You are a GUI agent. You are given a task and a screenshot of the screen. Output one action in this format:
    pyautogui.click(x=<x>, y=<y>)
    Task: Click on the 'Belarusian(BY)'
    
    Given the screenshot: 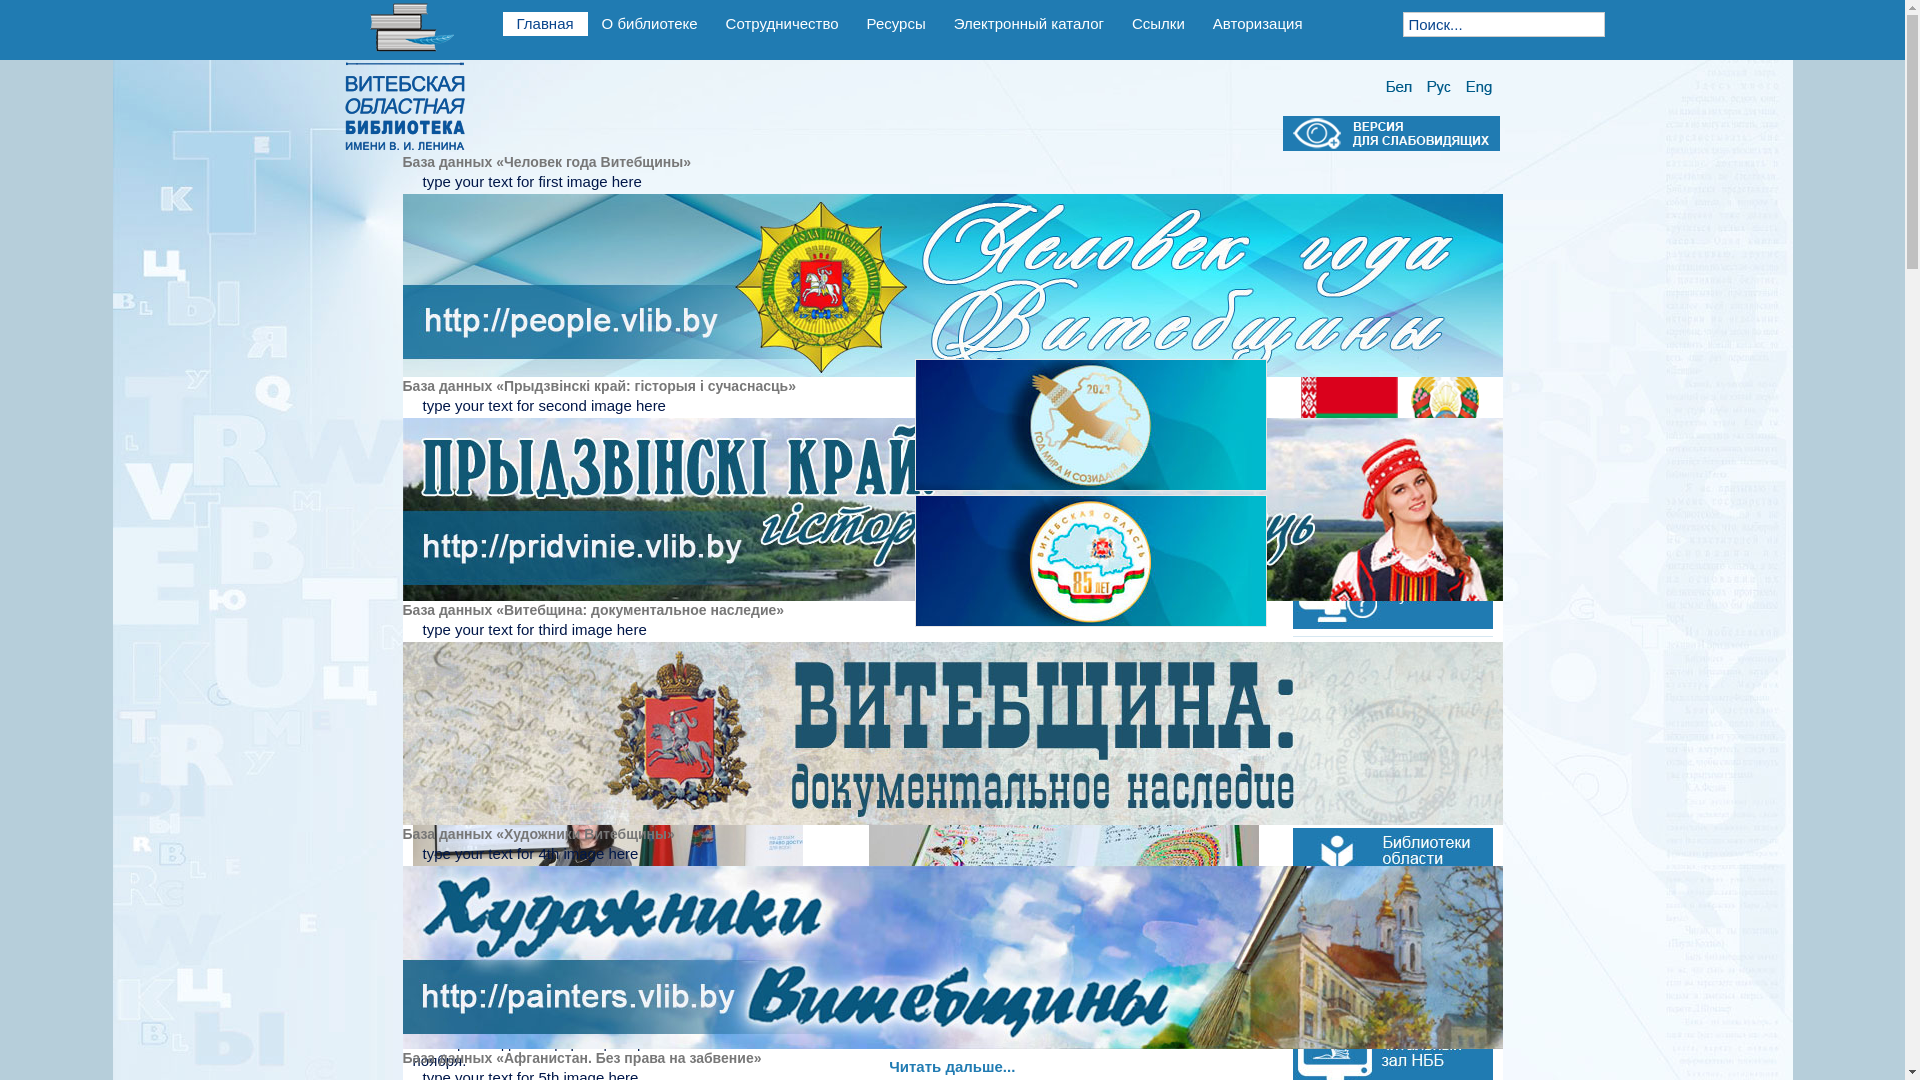 What is the action you would take?
    pyautogui.click(x=1396, y=87)
    